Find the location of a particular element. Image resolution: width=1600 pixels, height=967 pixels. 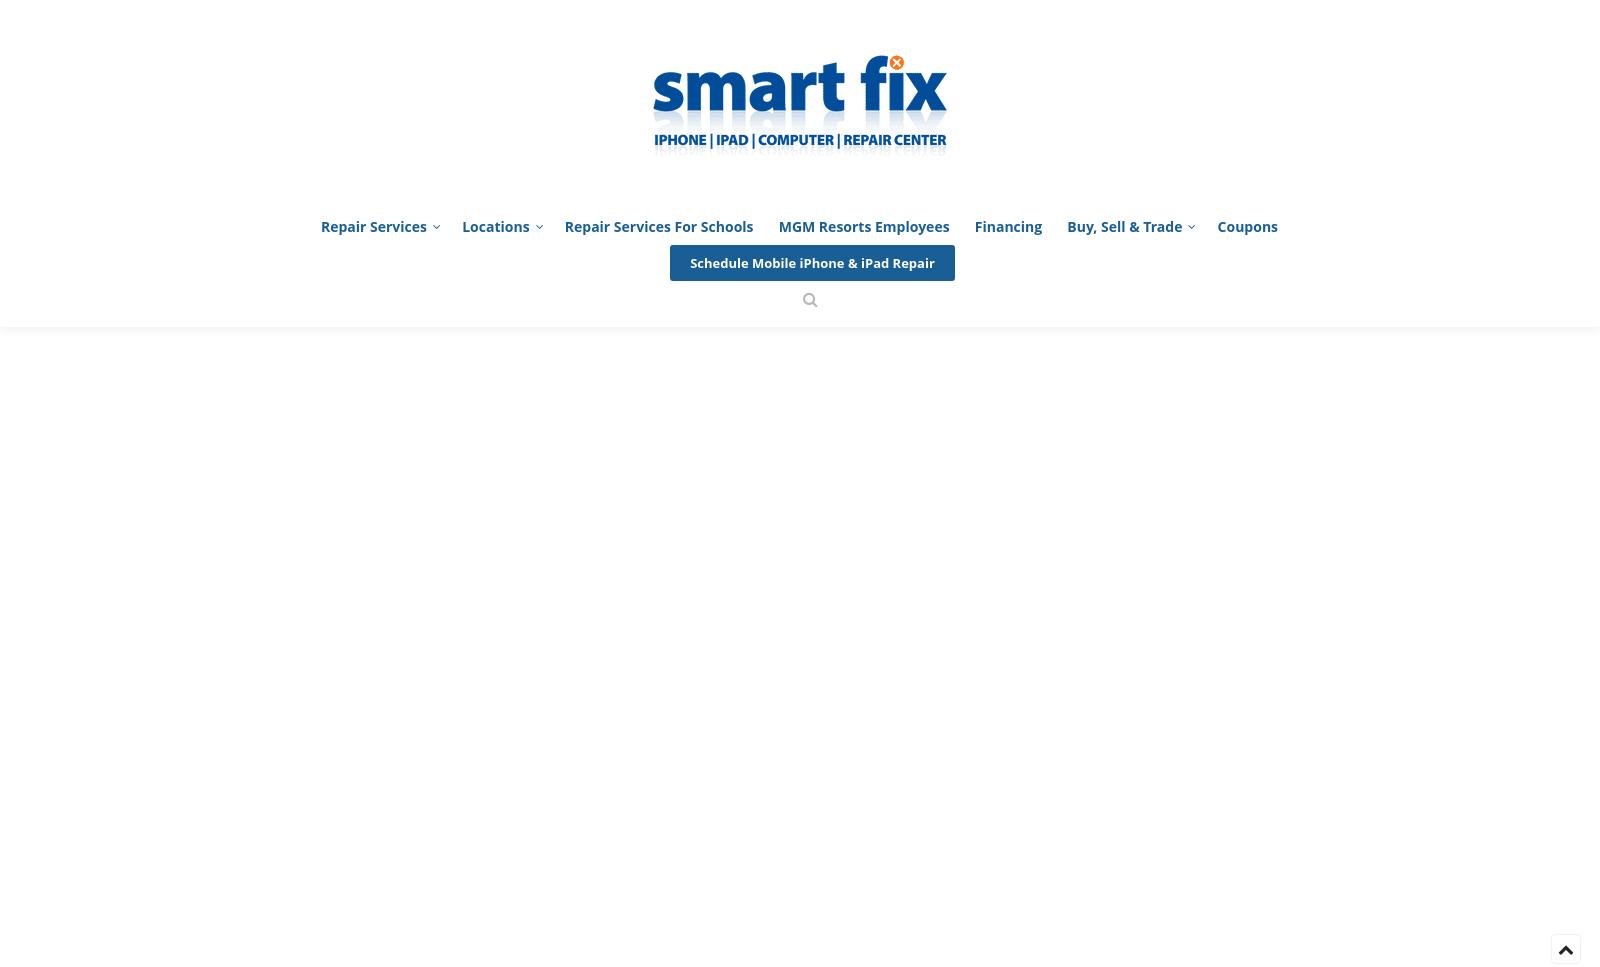

'Schedule Mobile iPhone & iPad Repair' is located at coordinates (810, 262).